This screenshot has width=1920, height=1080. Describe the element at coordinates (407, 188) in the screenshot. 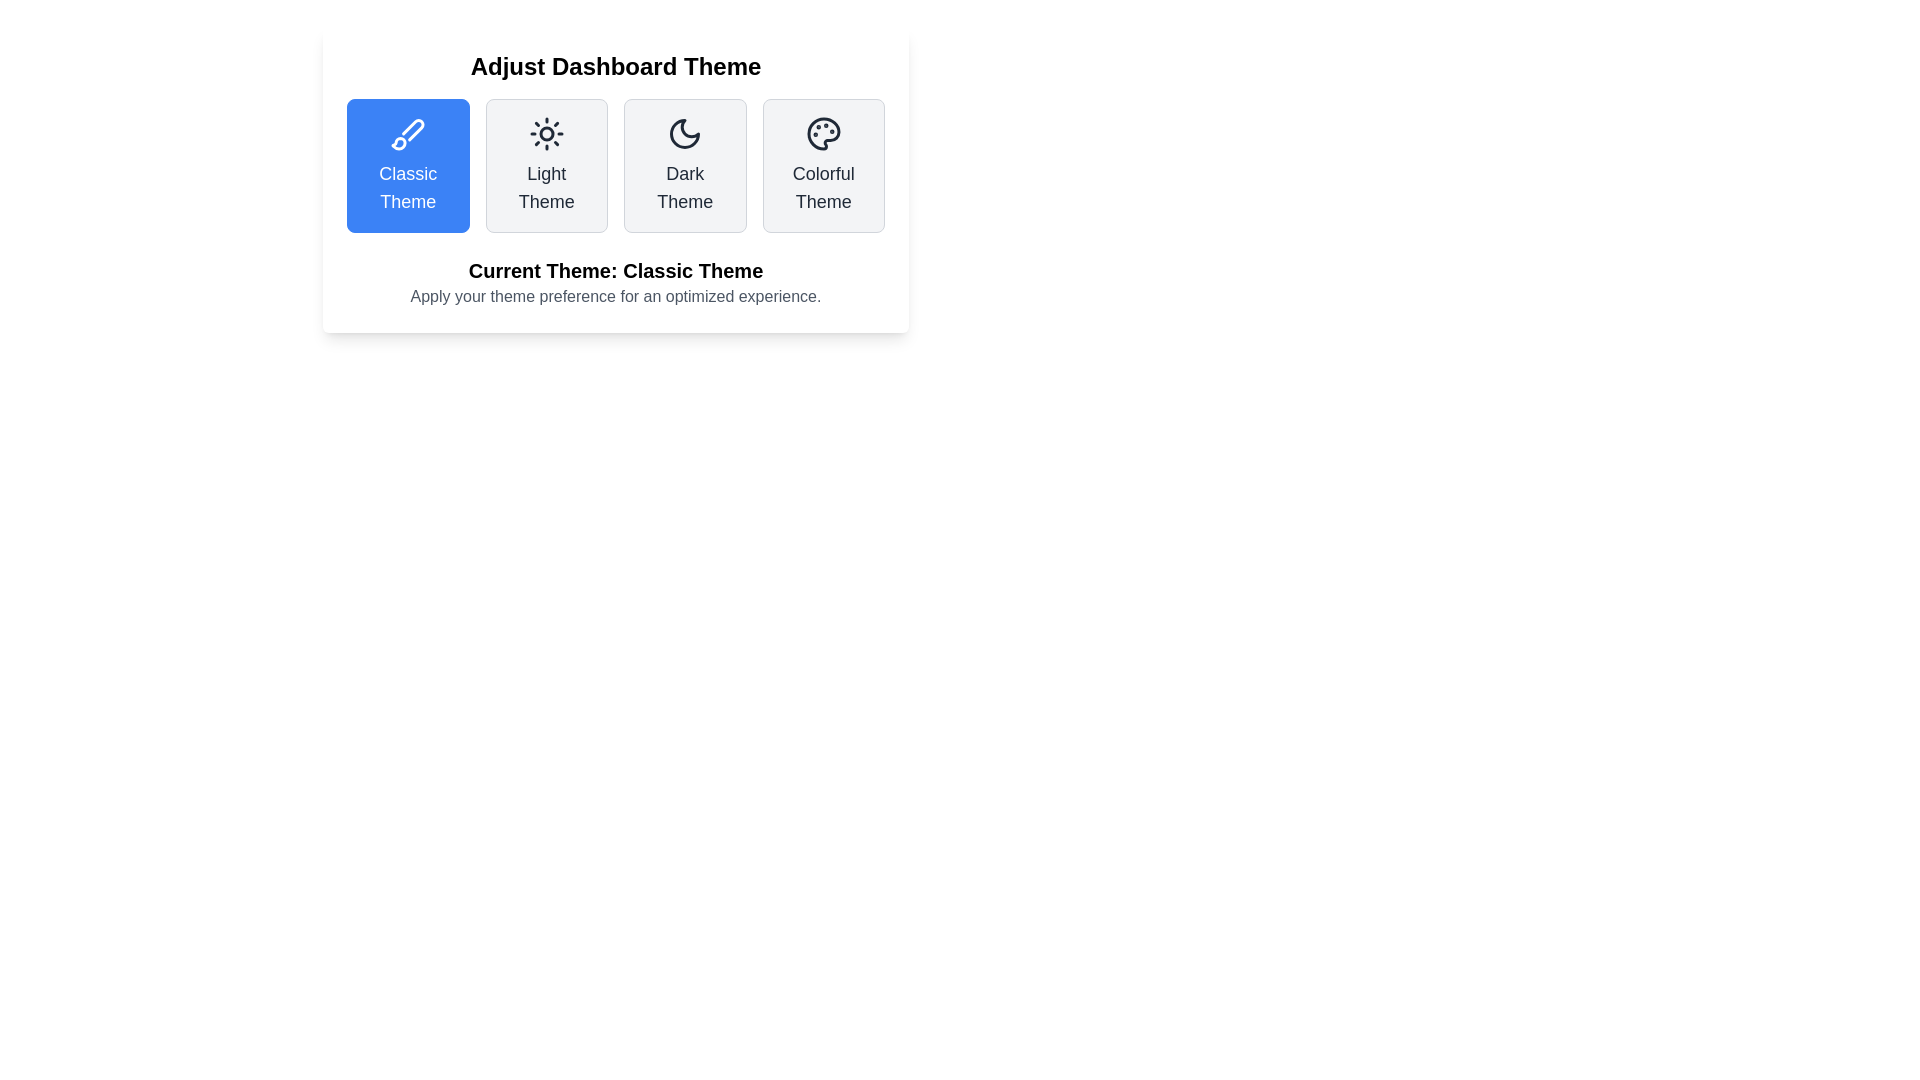

I see `'Classic Theme' label which is styled with a medium-large font size and is part of the first selectable theme option under the 'Adjust Dashboard Theme' heading` at that location.